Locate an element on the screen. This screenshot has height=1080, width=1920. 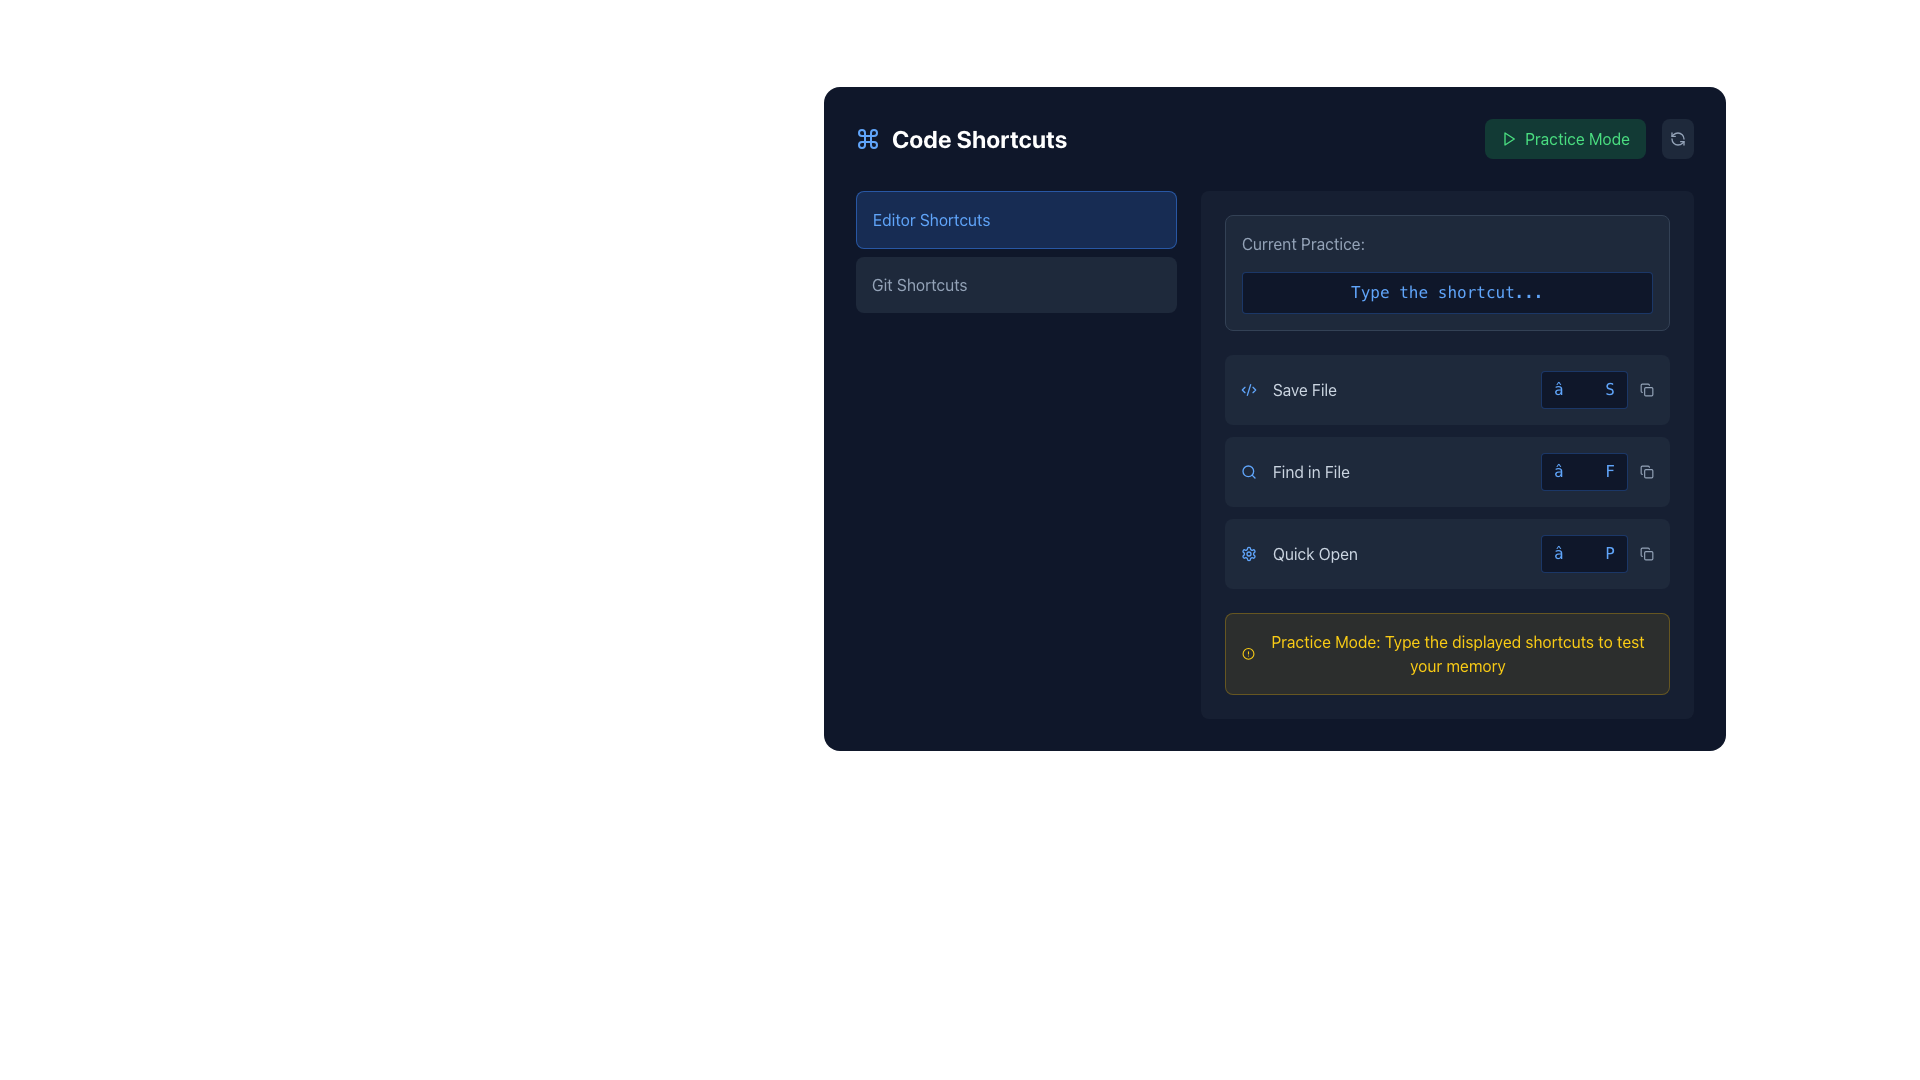
the search icon that represents the 'Find in File' operation, positioned to the left of the 'Find in File' text is located at coordinates (1247, 471).